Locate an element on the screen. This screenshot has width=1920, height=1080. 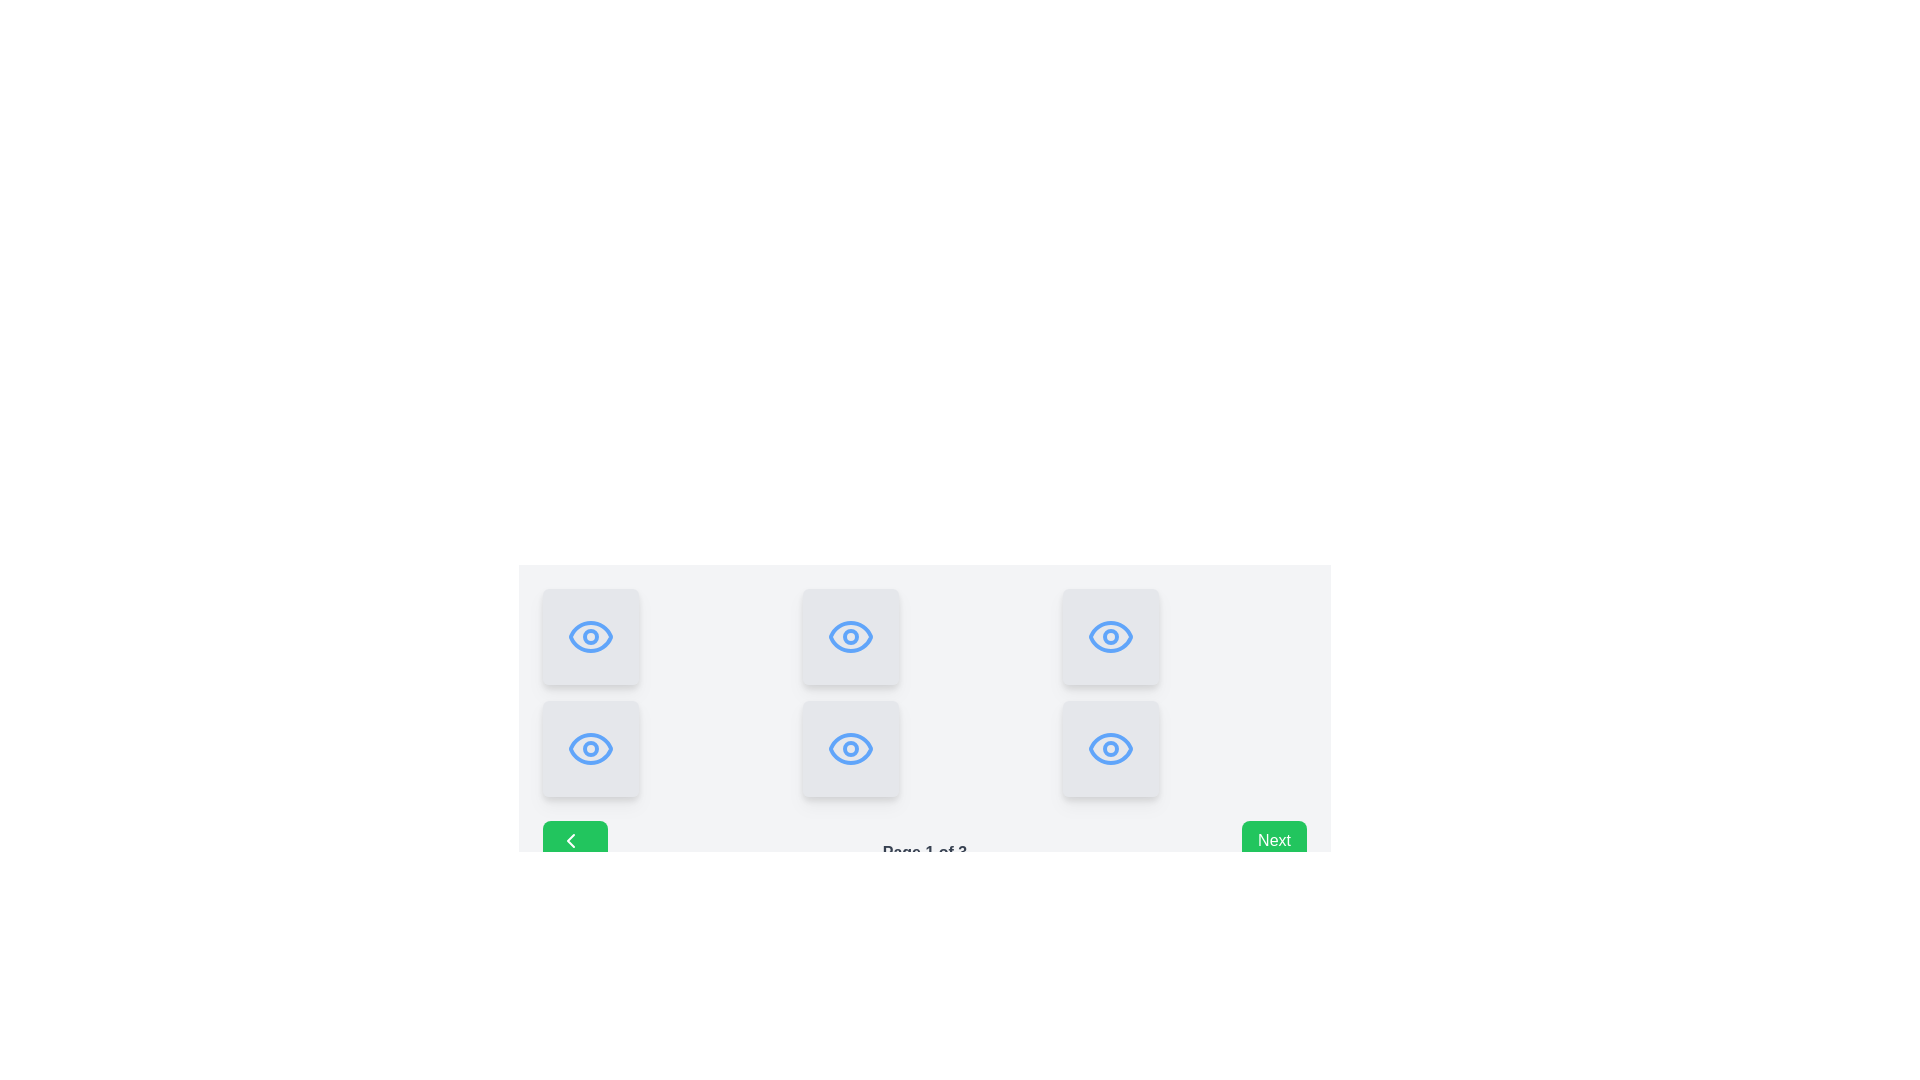
the eye-shaped icon with a blue outline located in the bottom-right corner of the grid is located at coordinates (1109, 748).